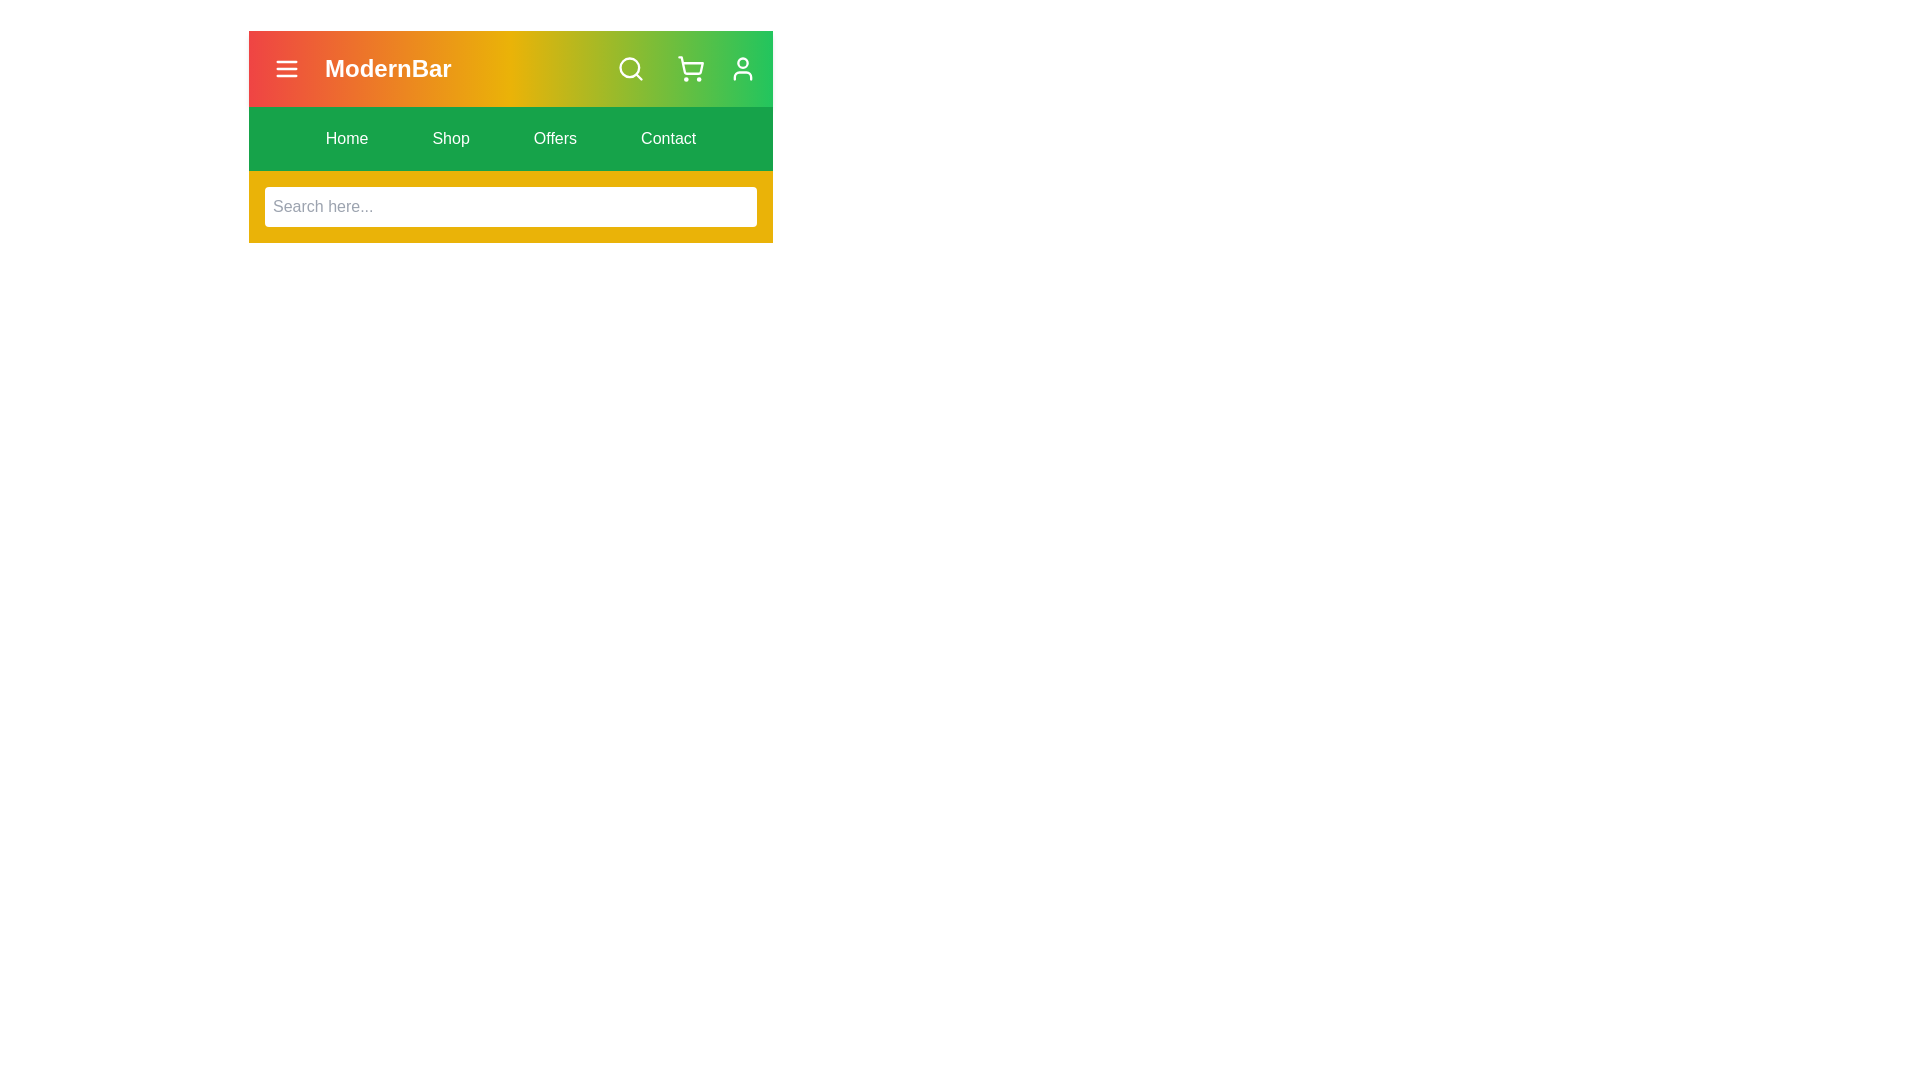 The image size is (1920, 1080). I want to click on the search icon to observe visual feedback, so click(629, 68).